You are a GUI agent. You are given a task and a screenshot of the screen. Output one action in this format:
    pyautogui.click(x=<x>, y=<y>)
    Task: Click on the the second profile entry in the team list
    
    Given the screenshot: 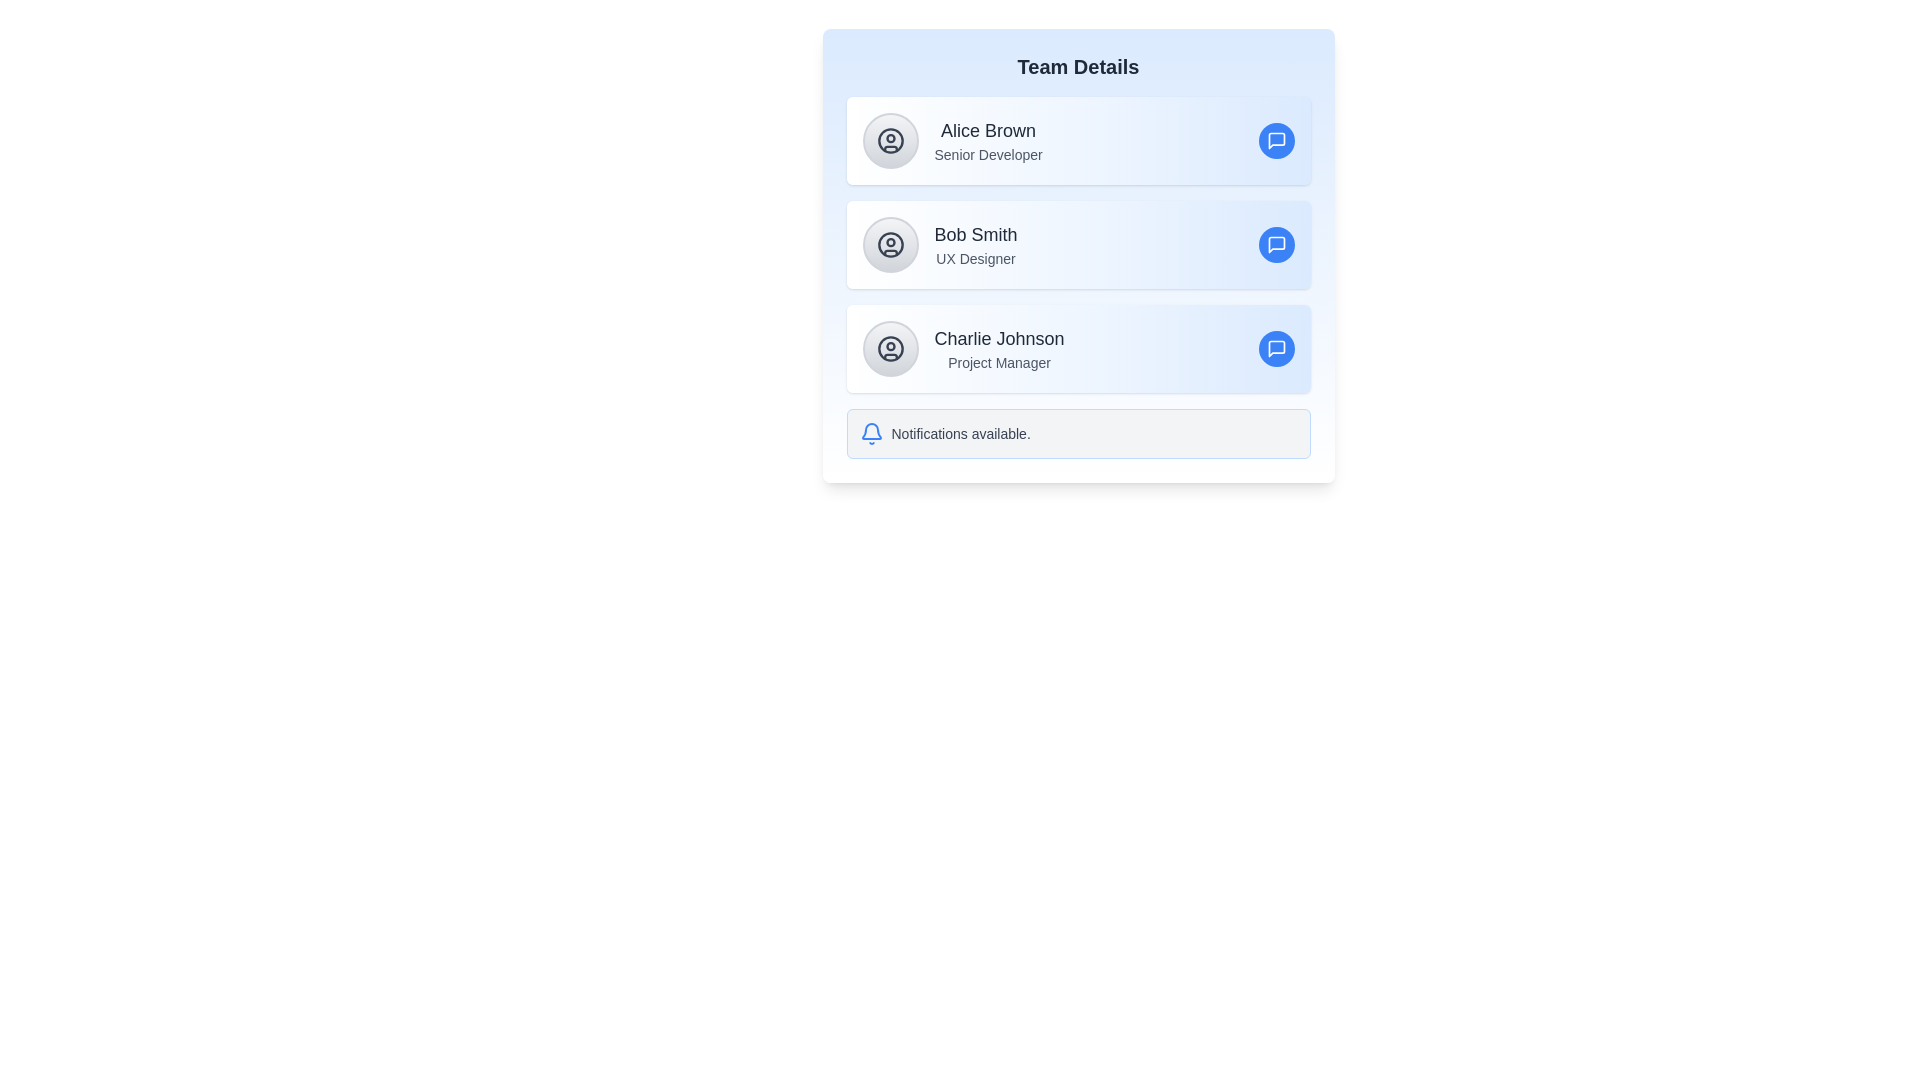 What is the action you would take?
    pyautogui.click(x=1077, y=244)
    